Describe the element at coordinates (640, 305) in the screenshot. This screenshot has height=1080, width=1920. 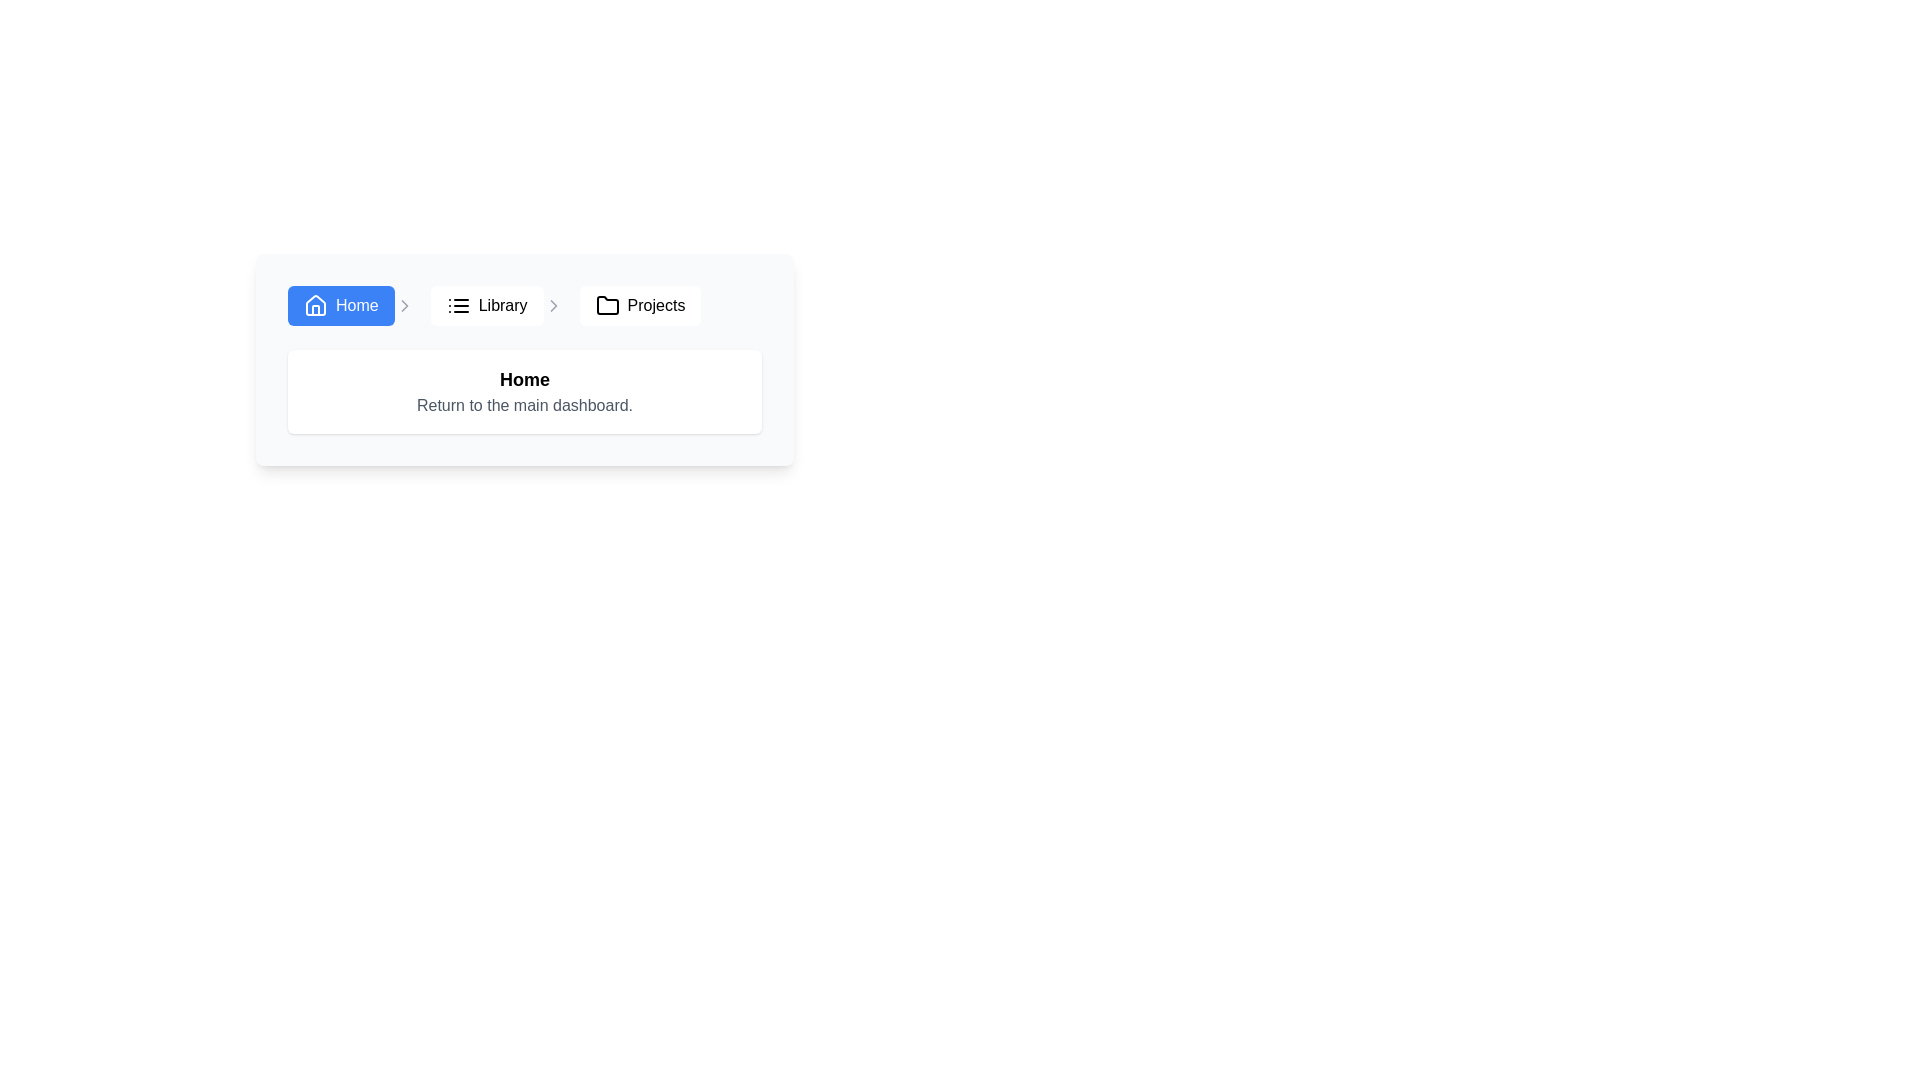
I see `the 'Projects' navigation button located on the far-right of the horizontal navigation bar, positioned after the 'Library' button` at that location.